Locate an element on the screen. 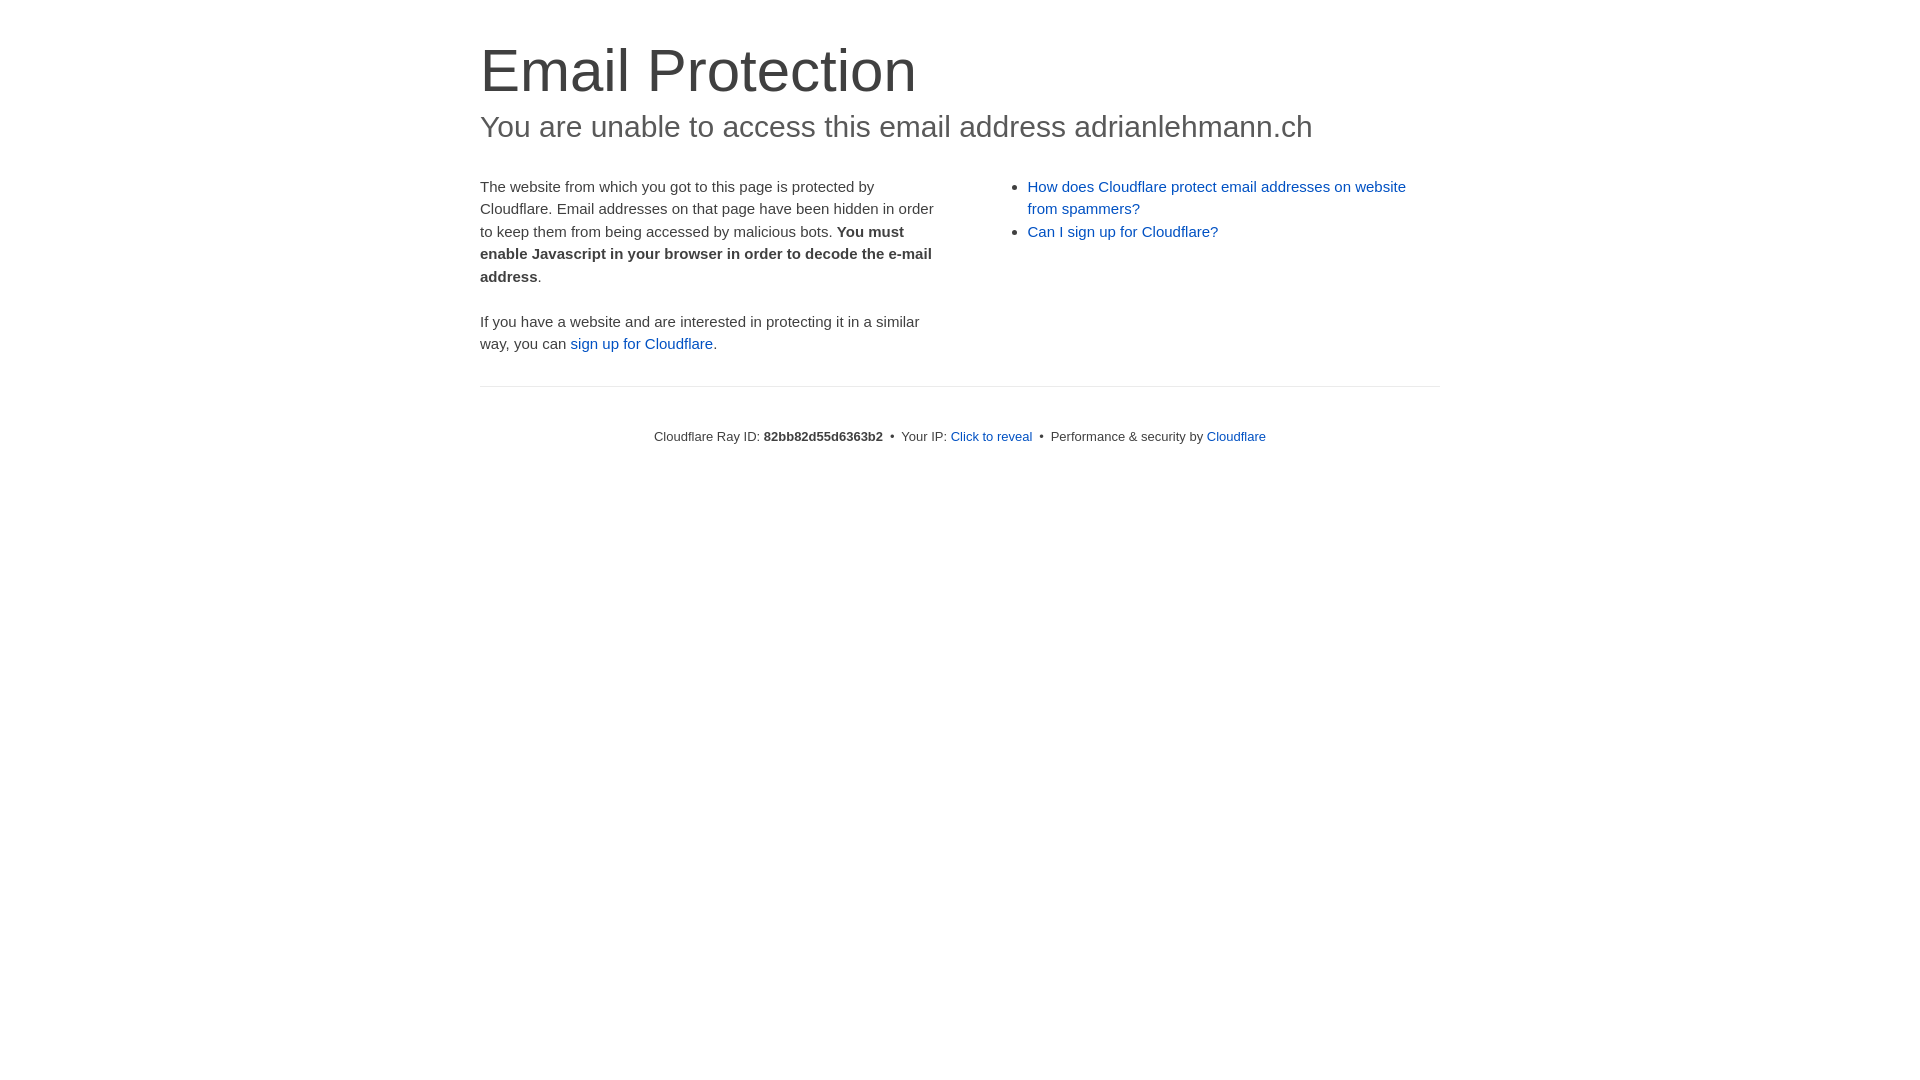 This screenshot has width=1920, height=1080. 'Can I sign up for Cloudflare?' is located at coordinates (1123, 230).